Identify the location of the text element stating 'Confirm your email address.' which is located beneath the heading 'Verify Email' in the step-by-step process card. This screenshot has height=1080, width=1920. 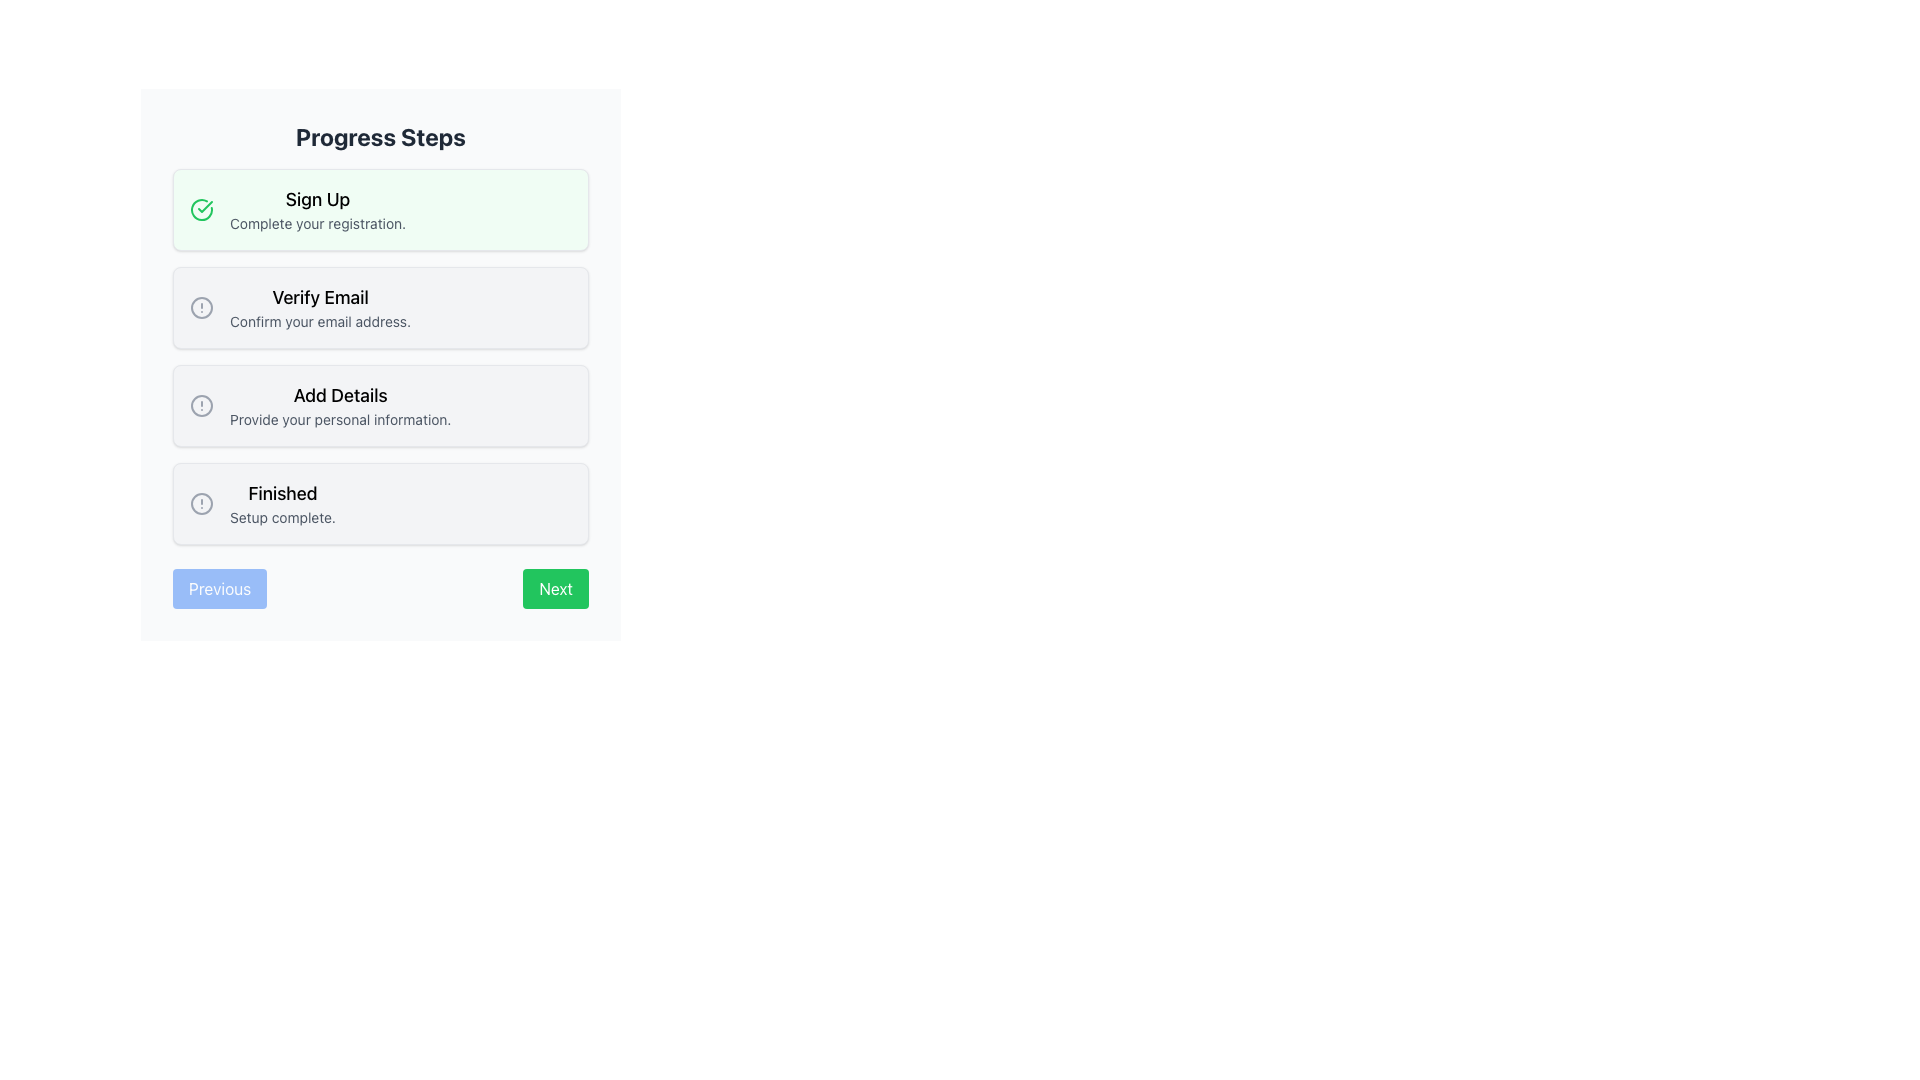
(320, 320).